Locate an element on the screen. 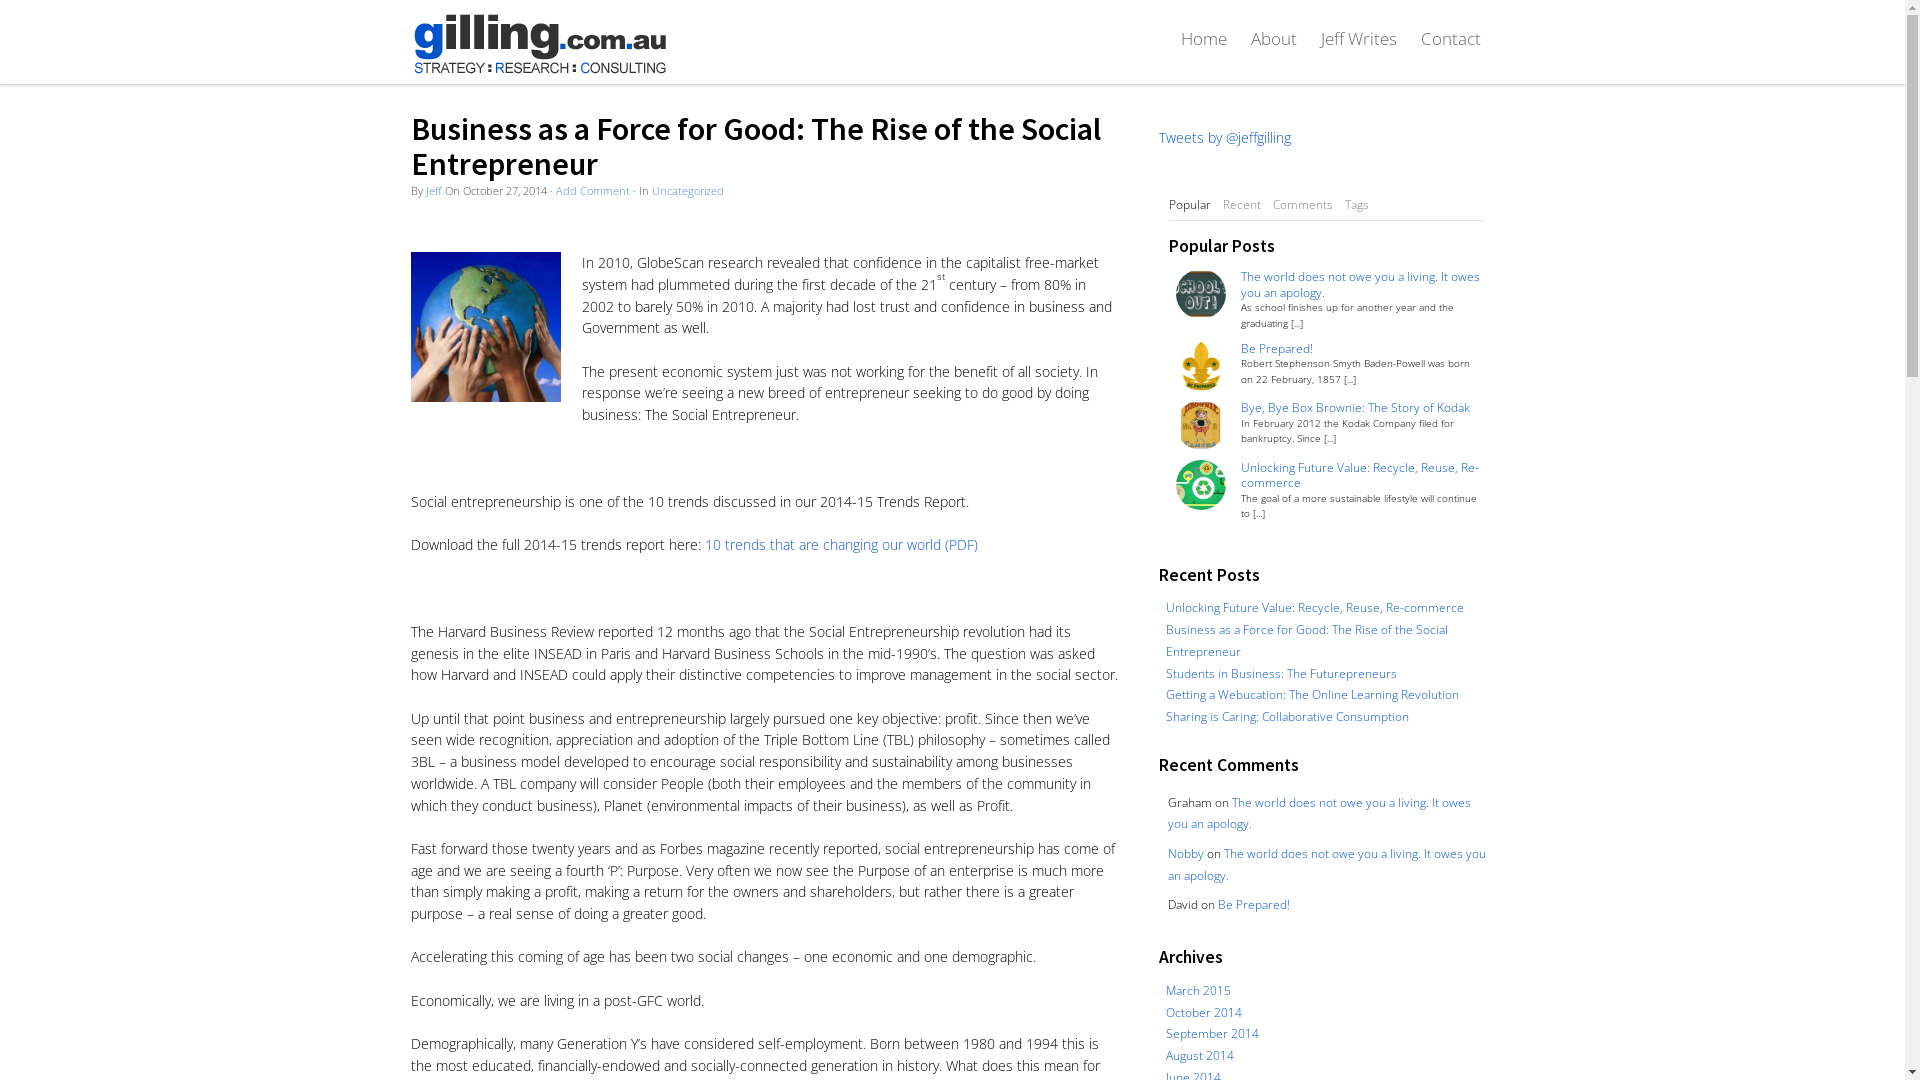 The image size is (1920, 1080). 'Tweets by @jeffgilling' is located at coordinates (1223, 136).